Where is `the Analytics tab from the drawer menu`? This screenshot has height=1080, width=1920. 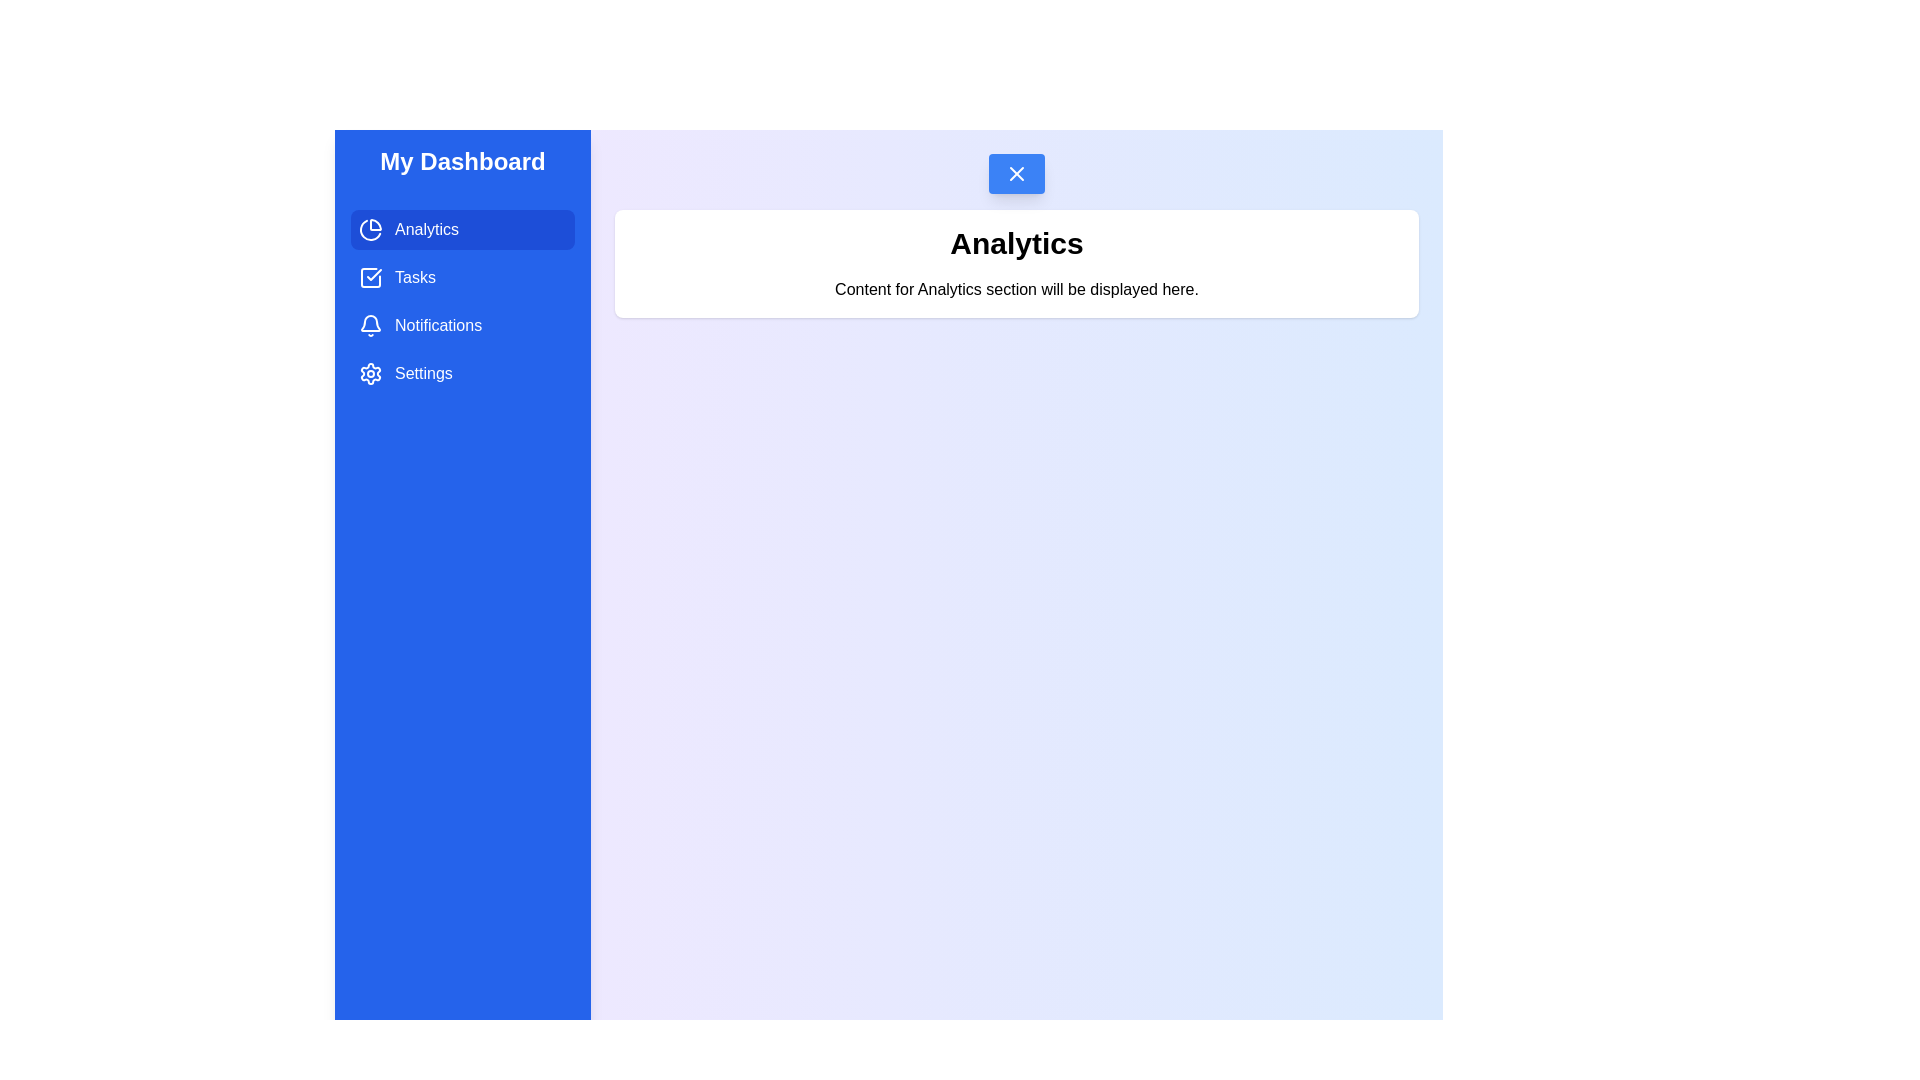 the Analytics tab from the drawer menu is located at coordinates (461, 229).